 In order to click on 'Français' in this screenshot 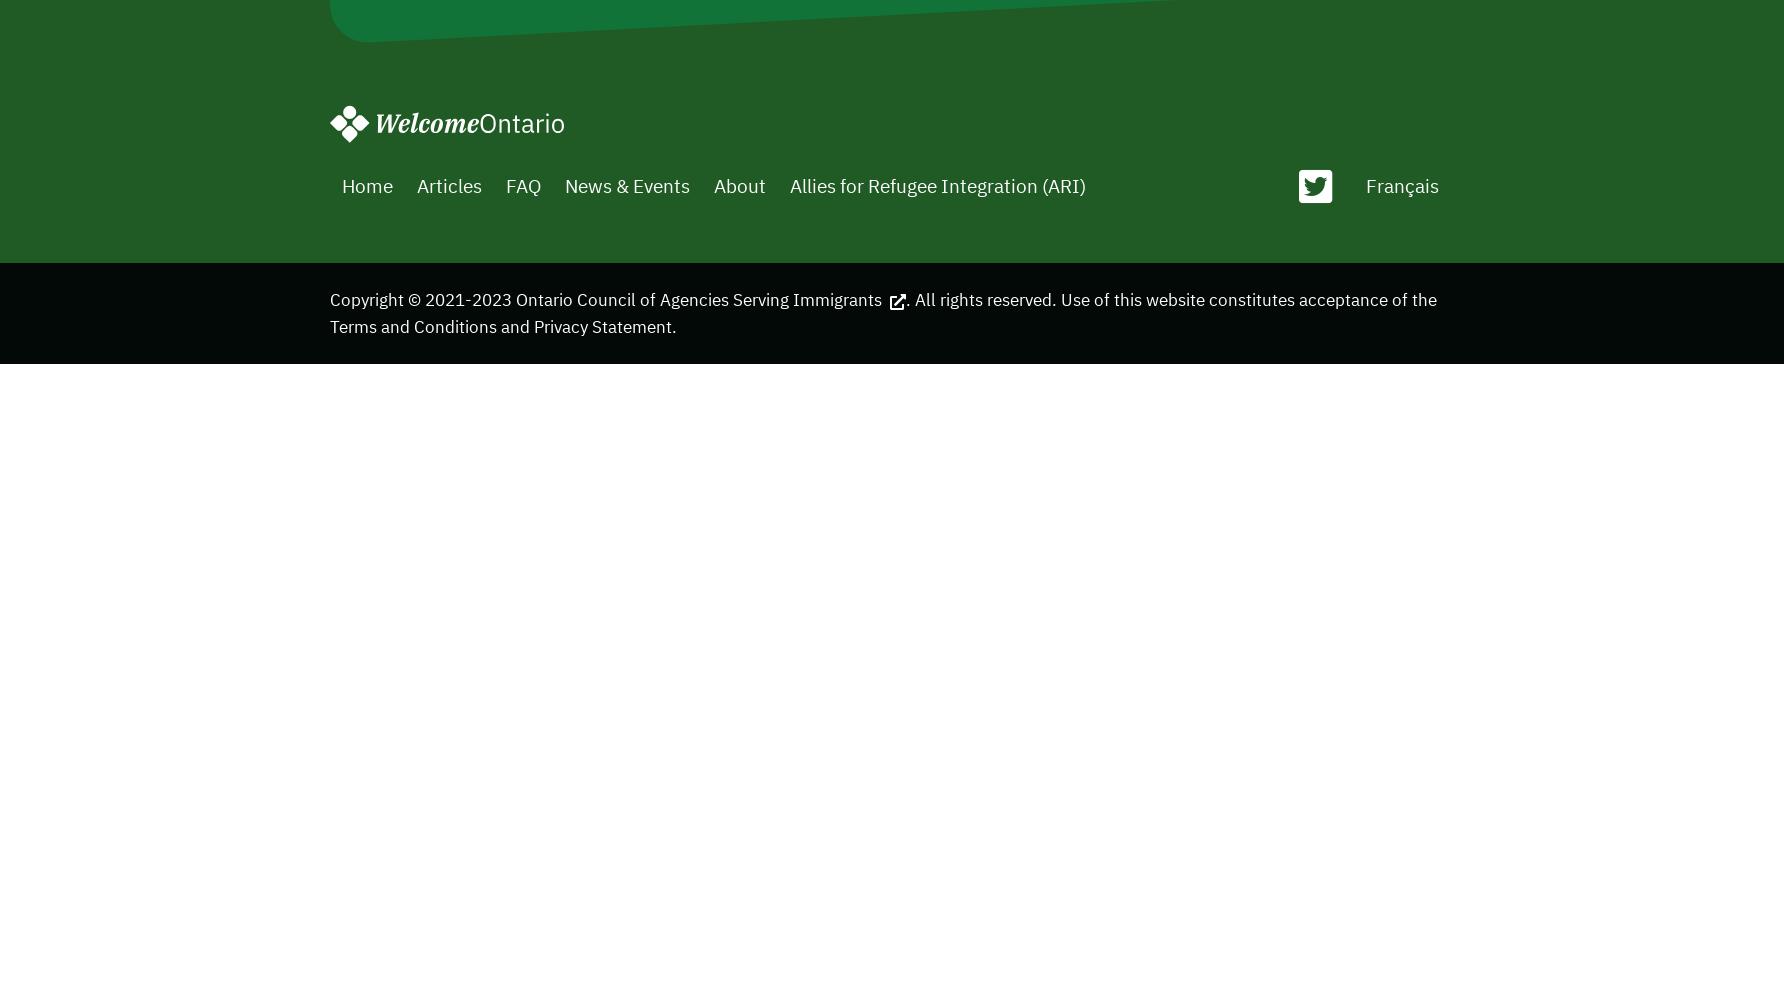, I will do `click(1401, 184)`.